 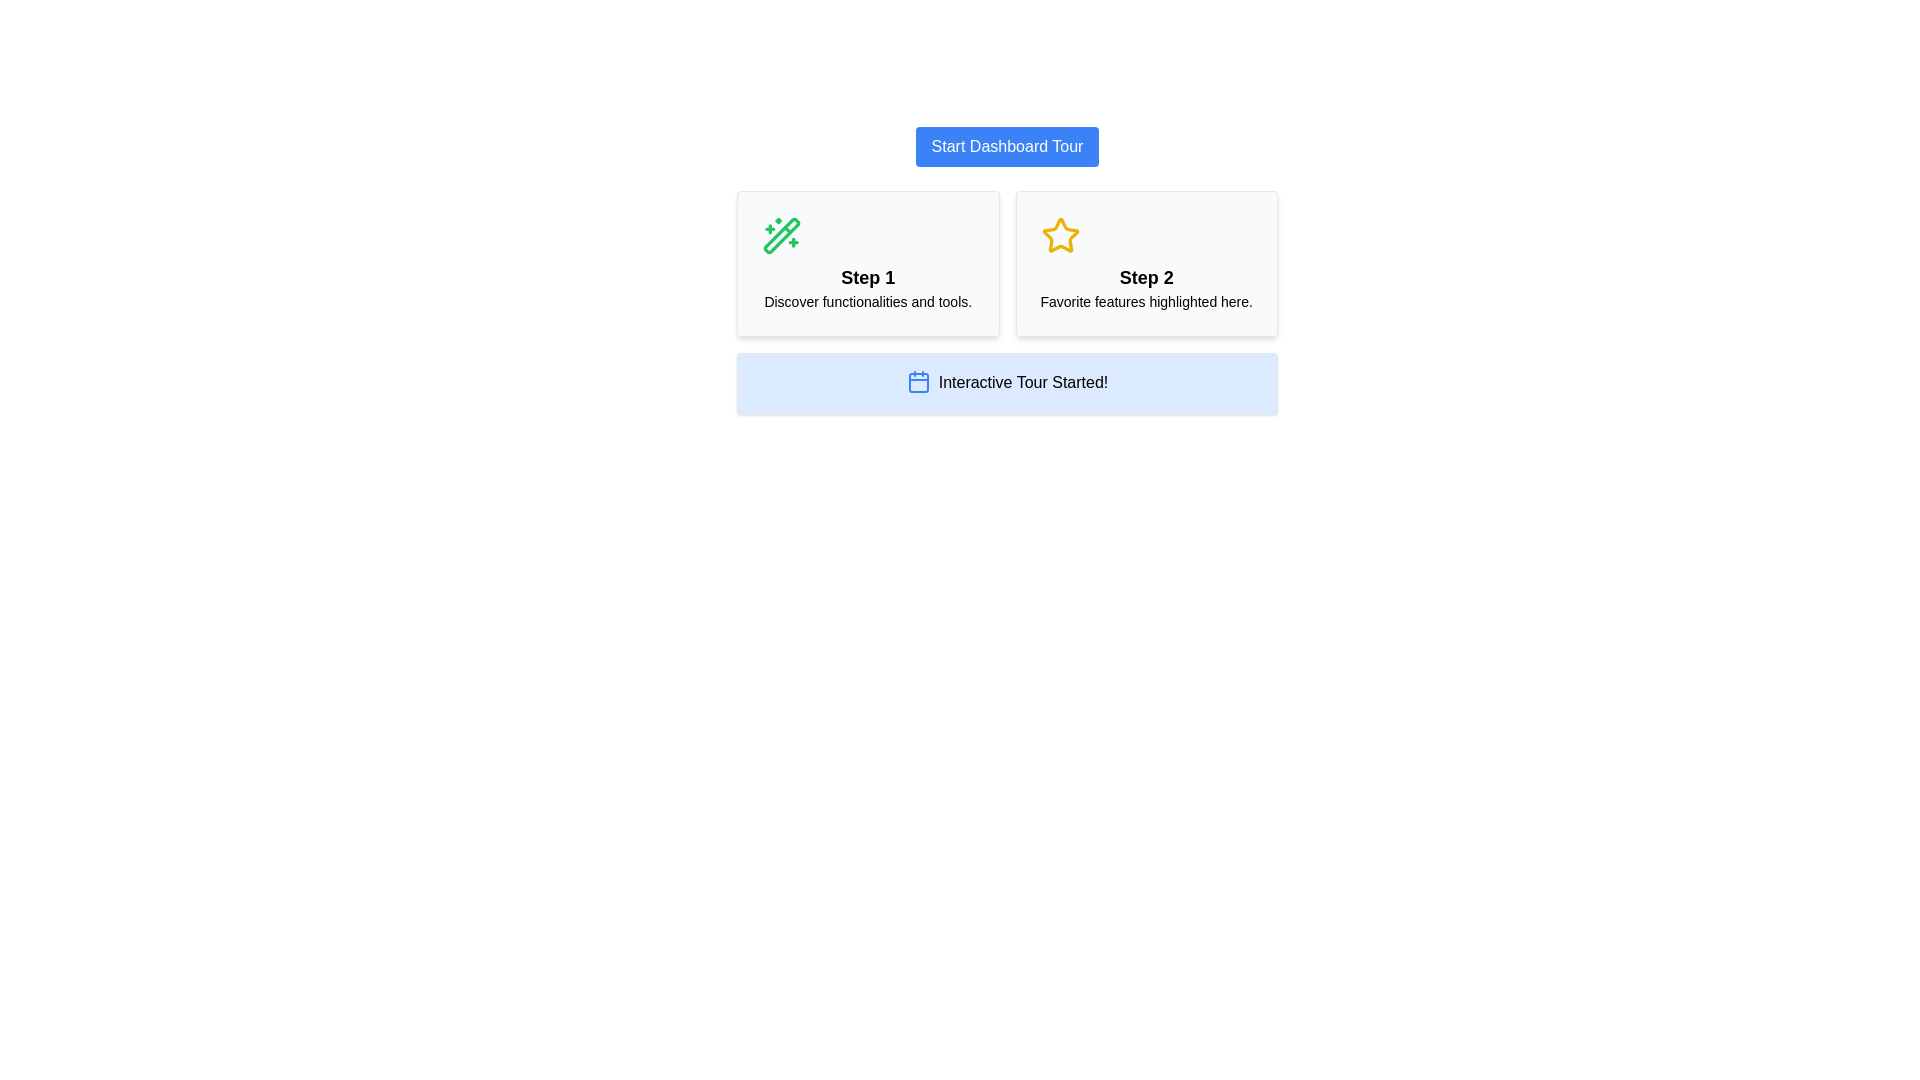 What do you see at coordinates (1146, 262) in the screenshot?
I see `text from the second card in the grid layout, which contains 'Step 2' in bold and 'Favorite features highlighted here.' in a smaller font` at bounding box center [1146, 262].